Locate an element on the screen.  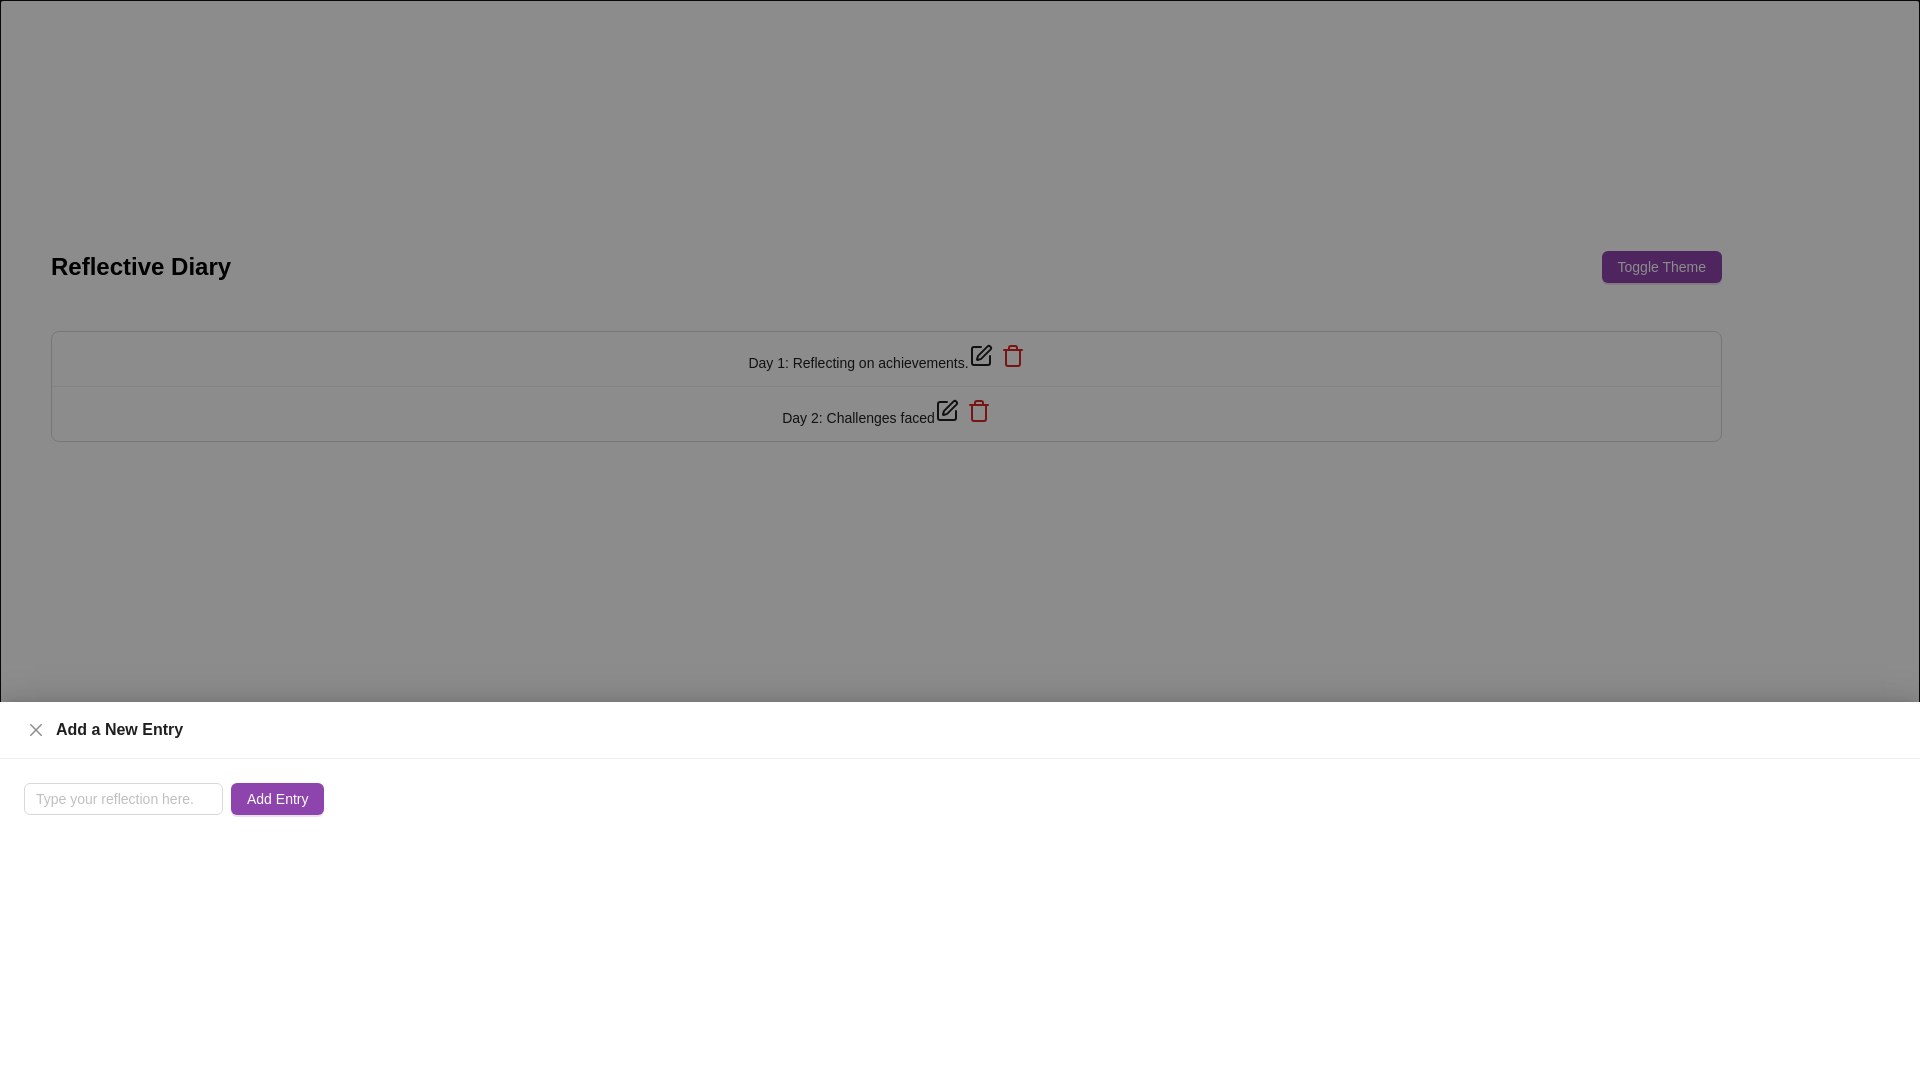
the Icon button with a pen icon, located to the left of the trash bin icon in the 'Day 1: Reflecting on achievements' list item is located at coordinates (980, 354).